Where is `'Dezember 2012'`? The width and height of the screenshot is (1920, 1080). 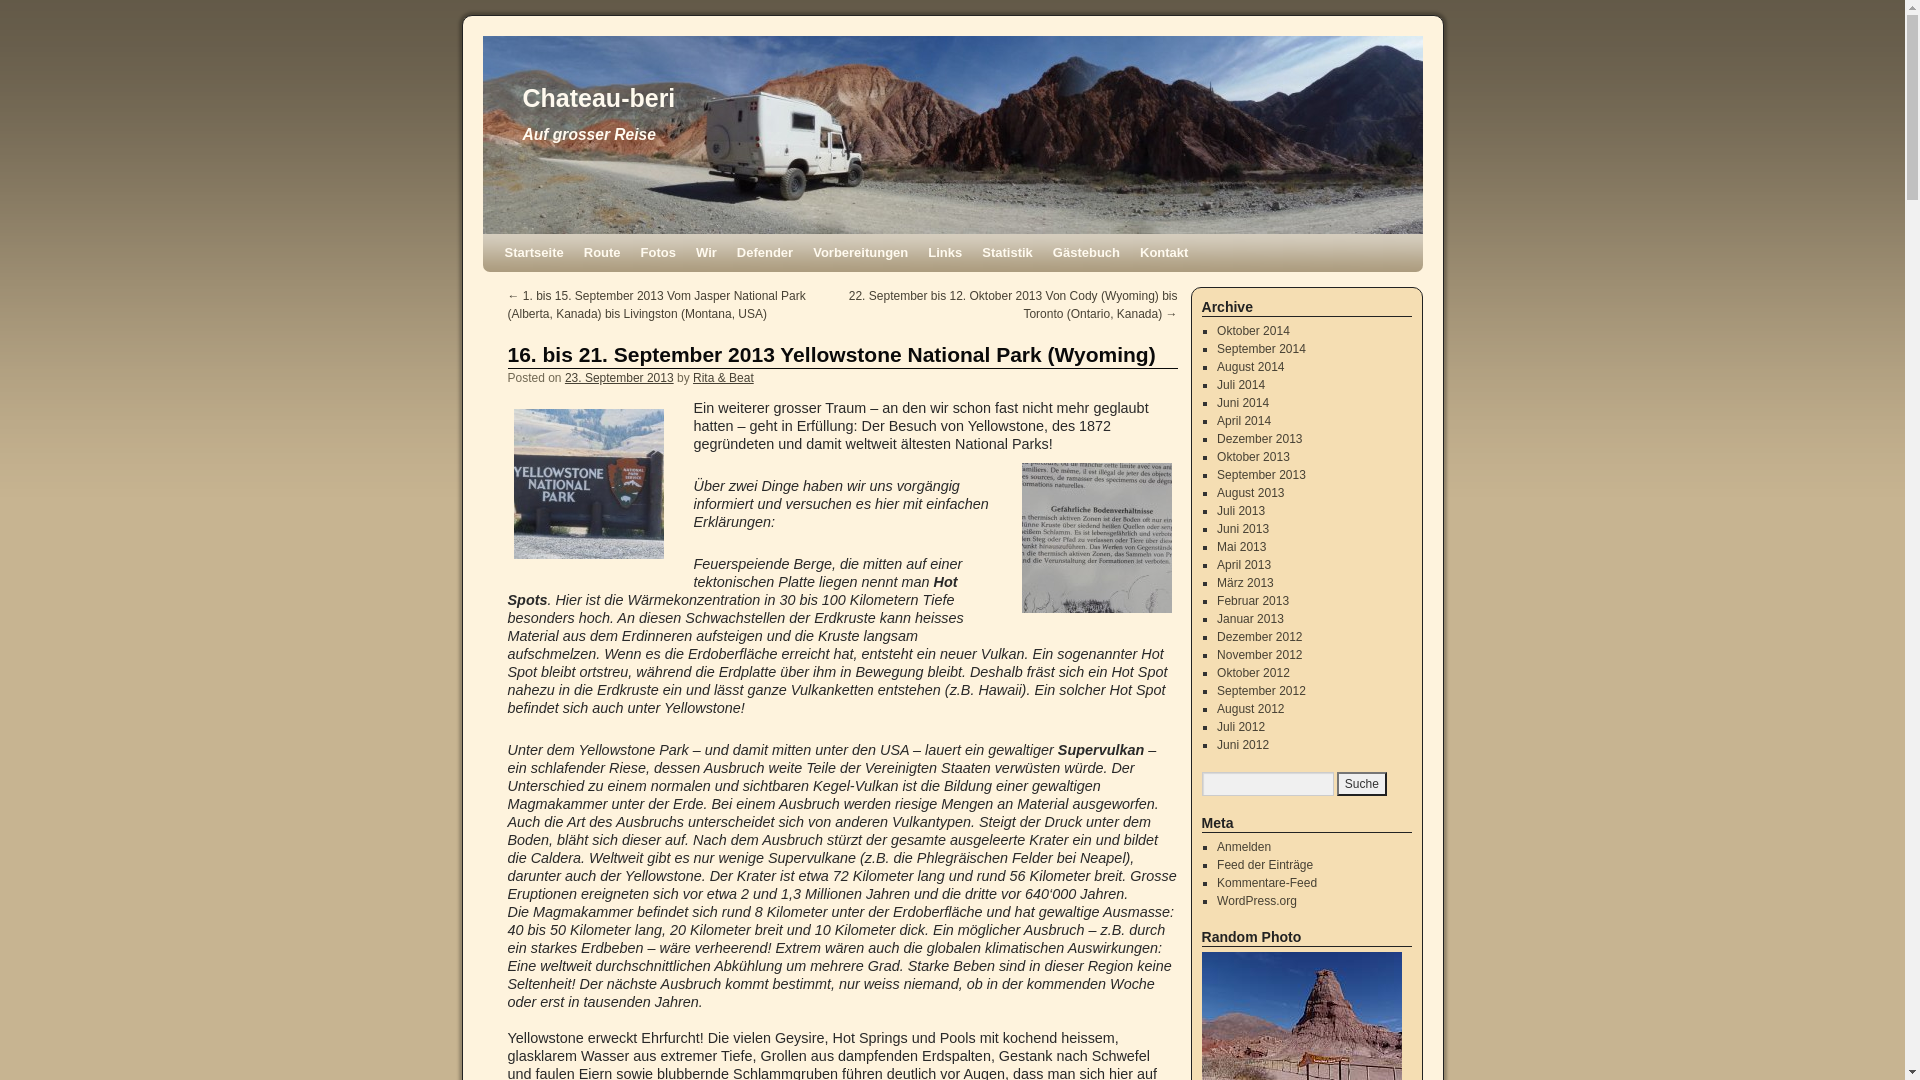
'Dezember 2012' is located at coordinates (1258, 636).